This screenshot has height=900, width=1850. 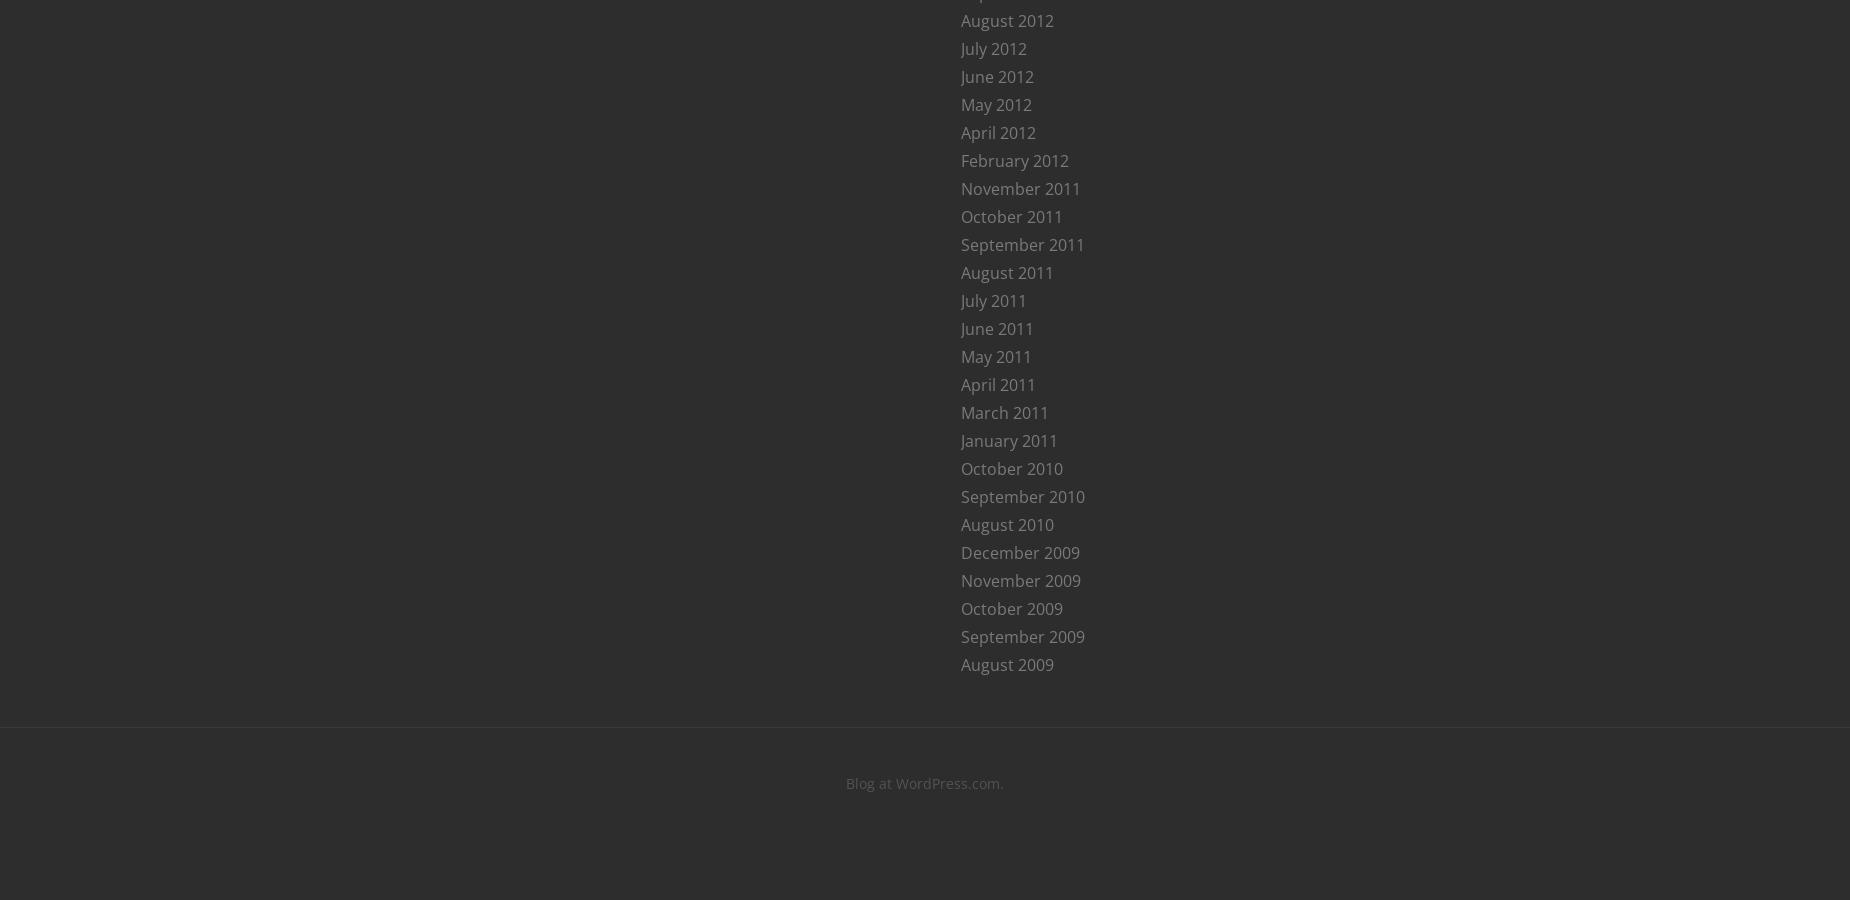 What do you see at coordinates (960, 440) in the screenshot?
I see `'January 2011'` at bounding box center [960, 440].